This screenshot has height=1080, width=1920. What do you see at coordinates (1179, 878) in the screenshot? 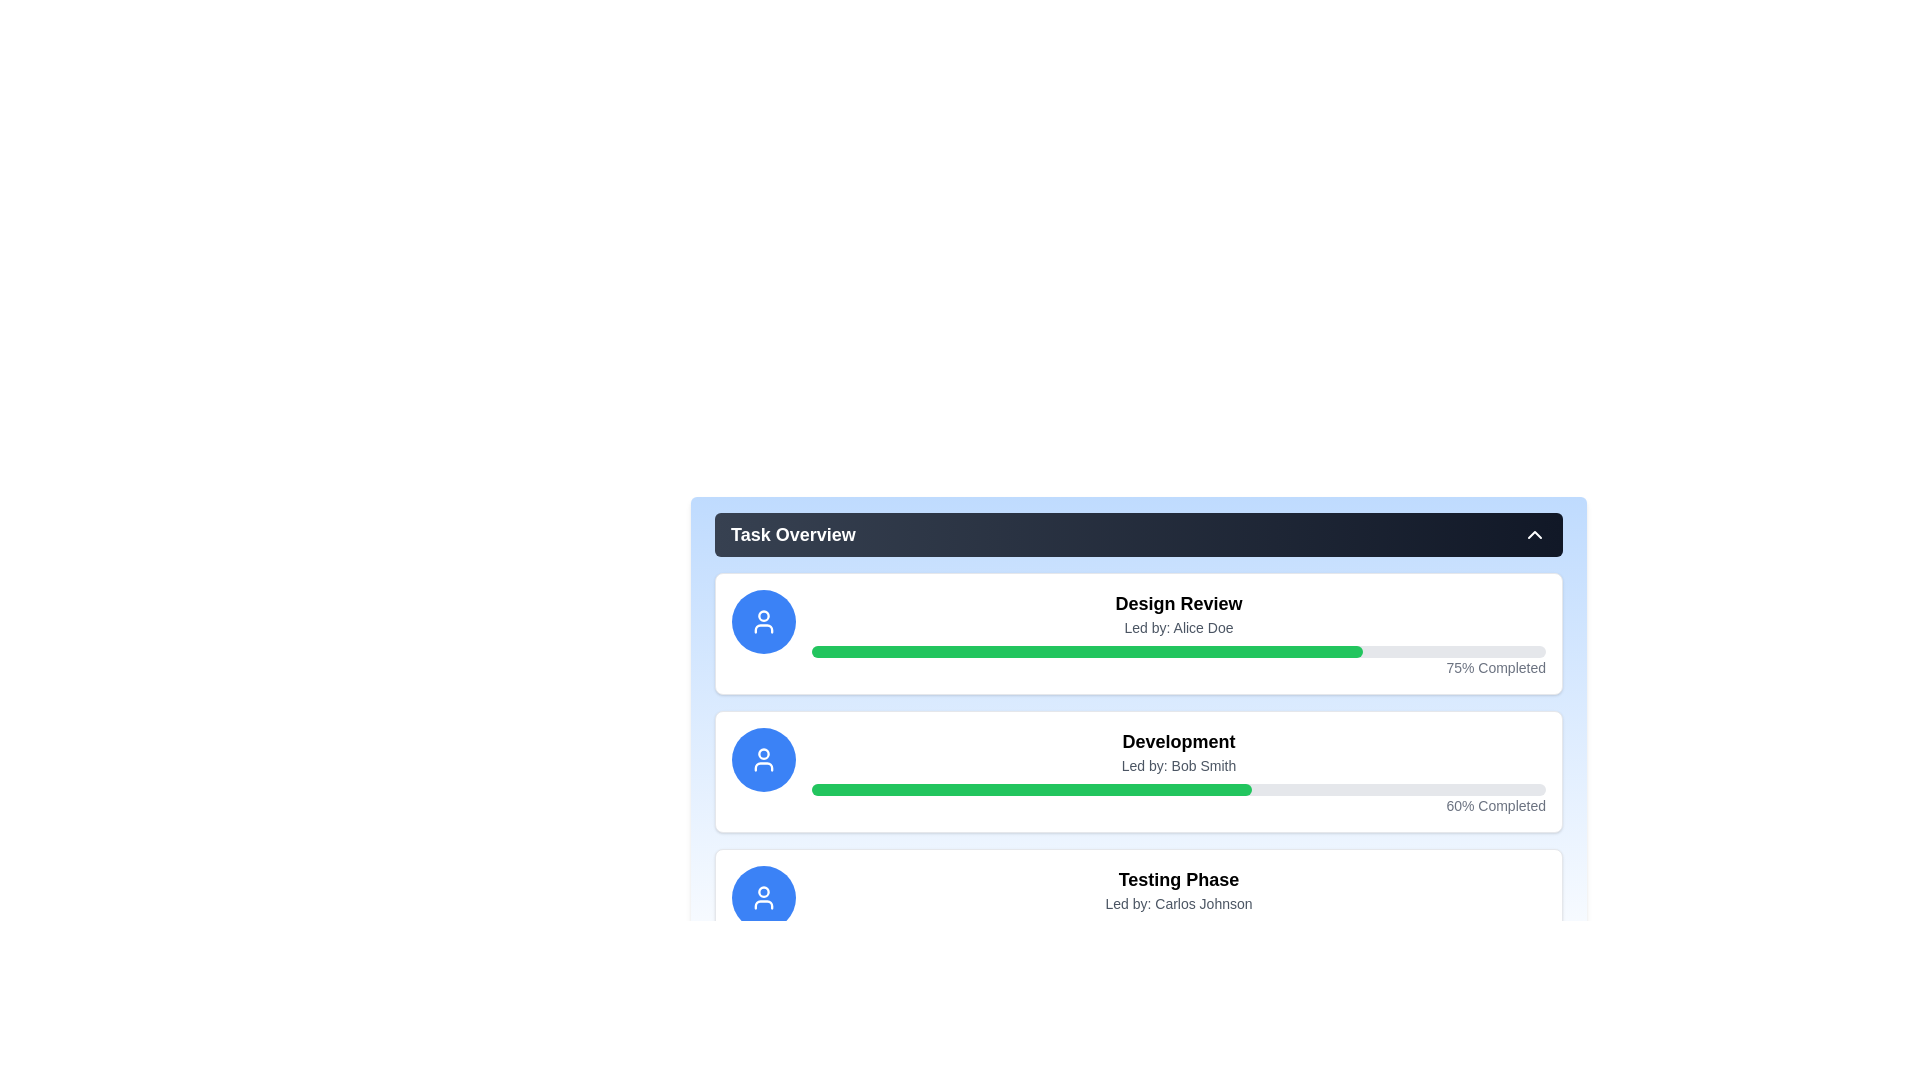
I see `text label conveying the title of the current task phase located at the top of the third task card, above the text 'Led by: Carlos Johnson'` at bounding box center [1179, 878].